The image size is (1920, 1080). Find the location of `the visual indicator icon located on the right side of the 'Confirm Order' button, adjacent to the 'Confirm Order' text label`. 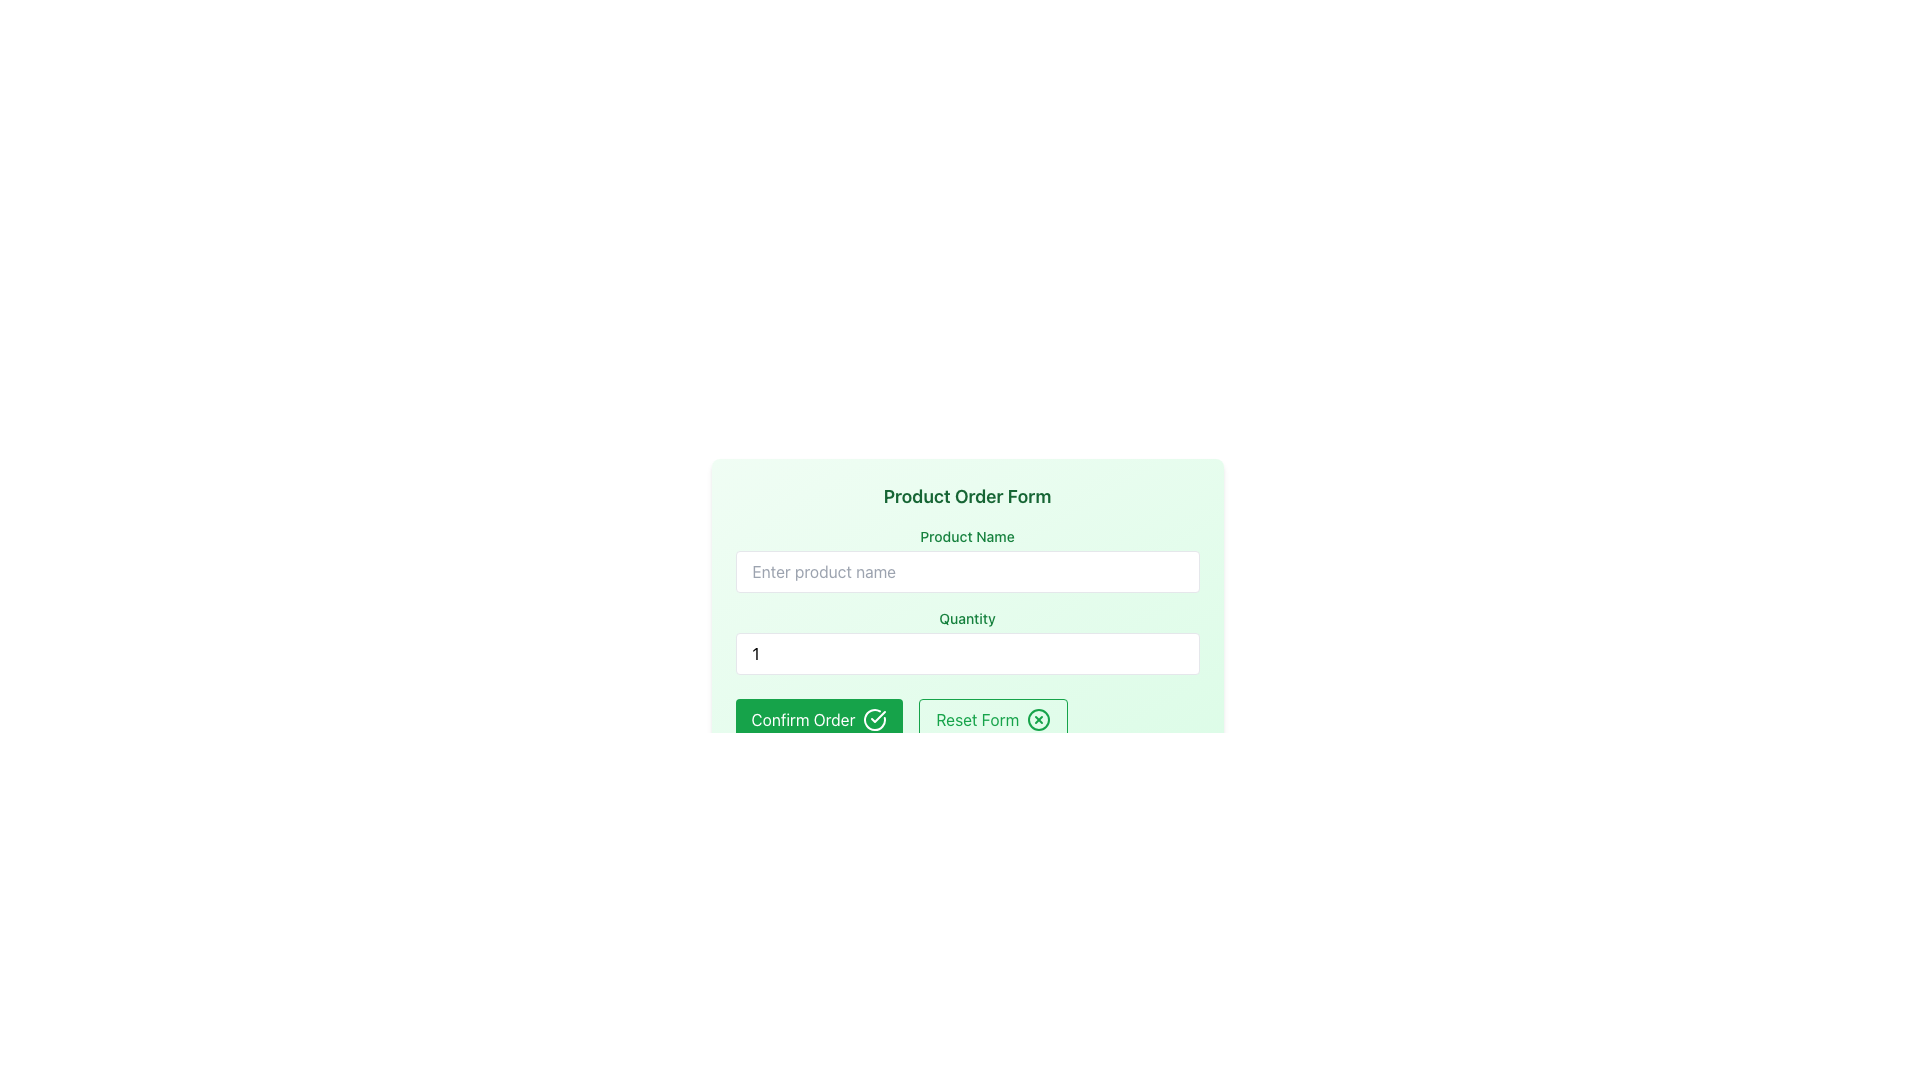

the visual indicator icon located on the right side of the 'Confirm Order' button, adjacent to the 'Confirm Order' text label is located at coordinates (875, 720).